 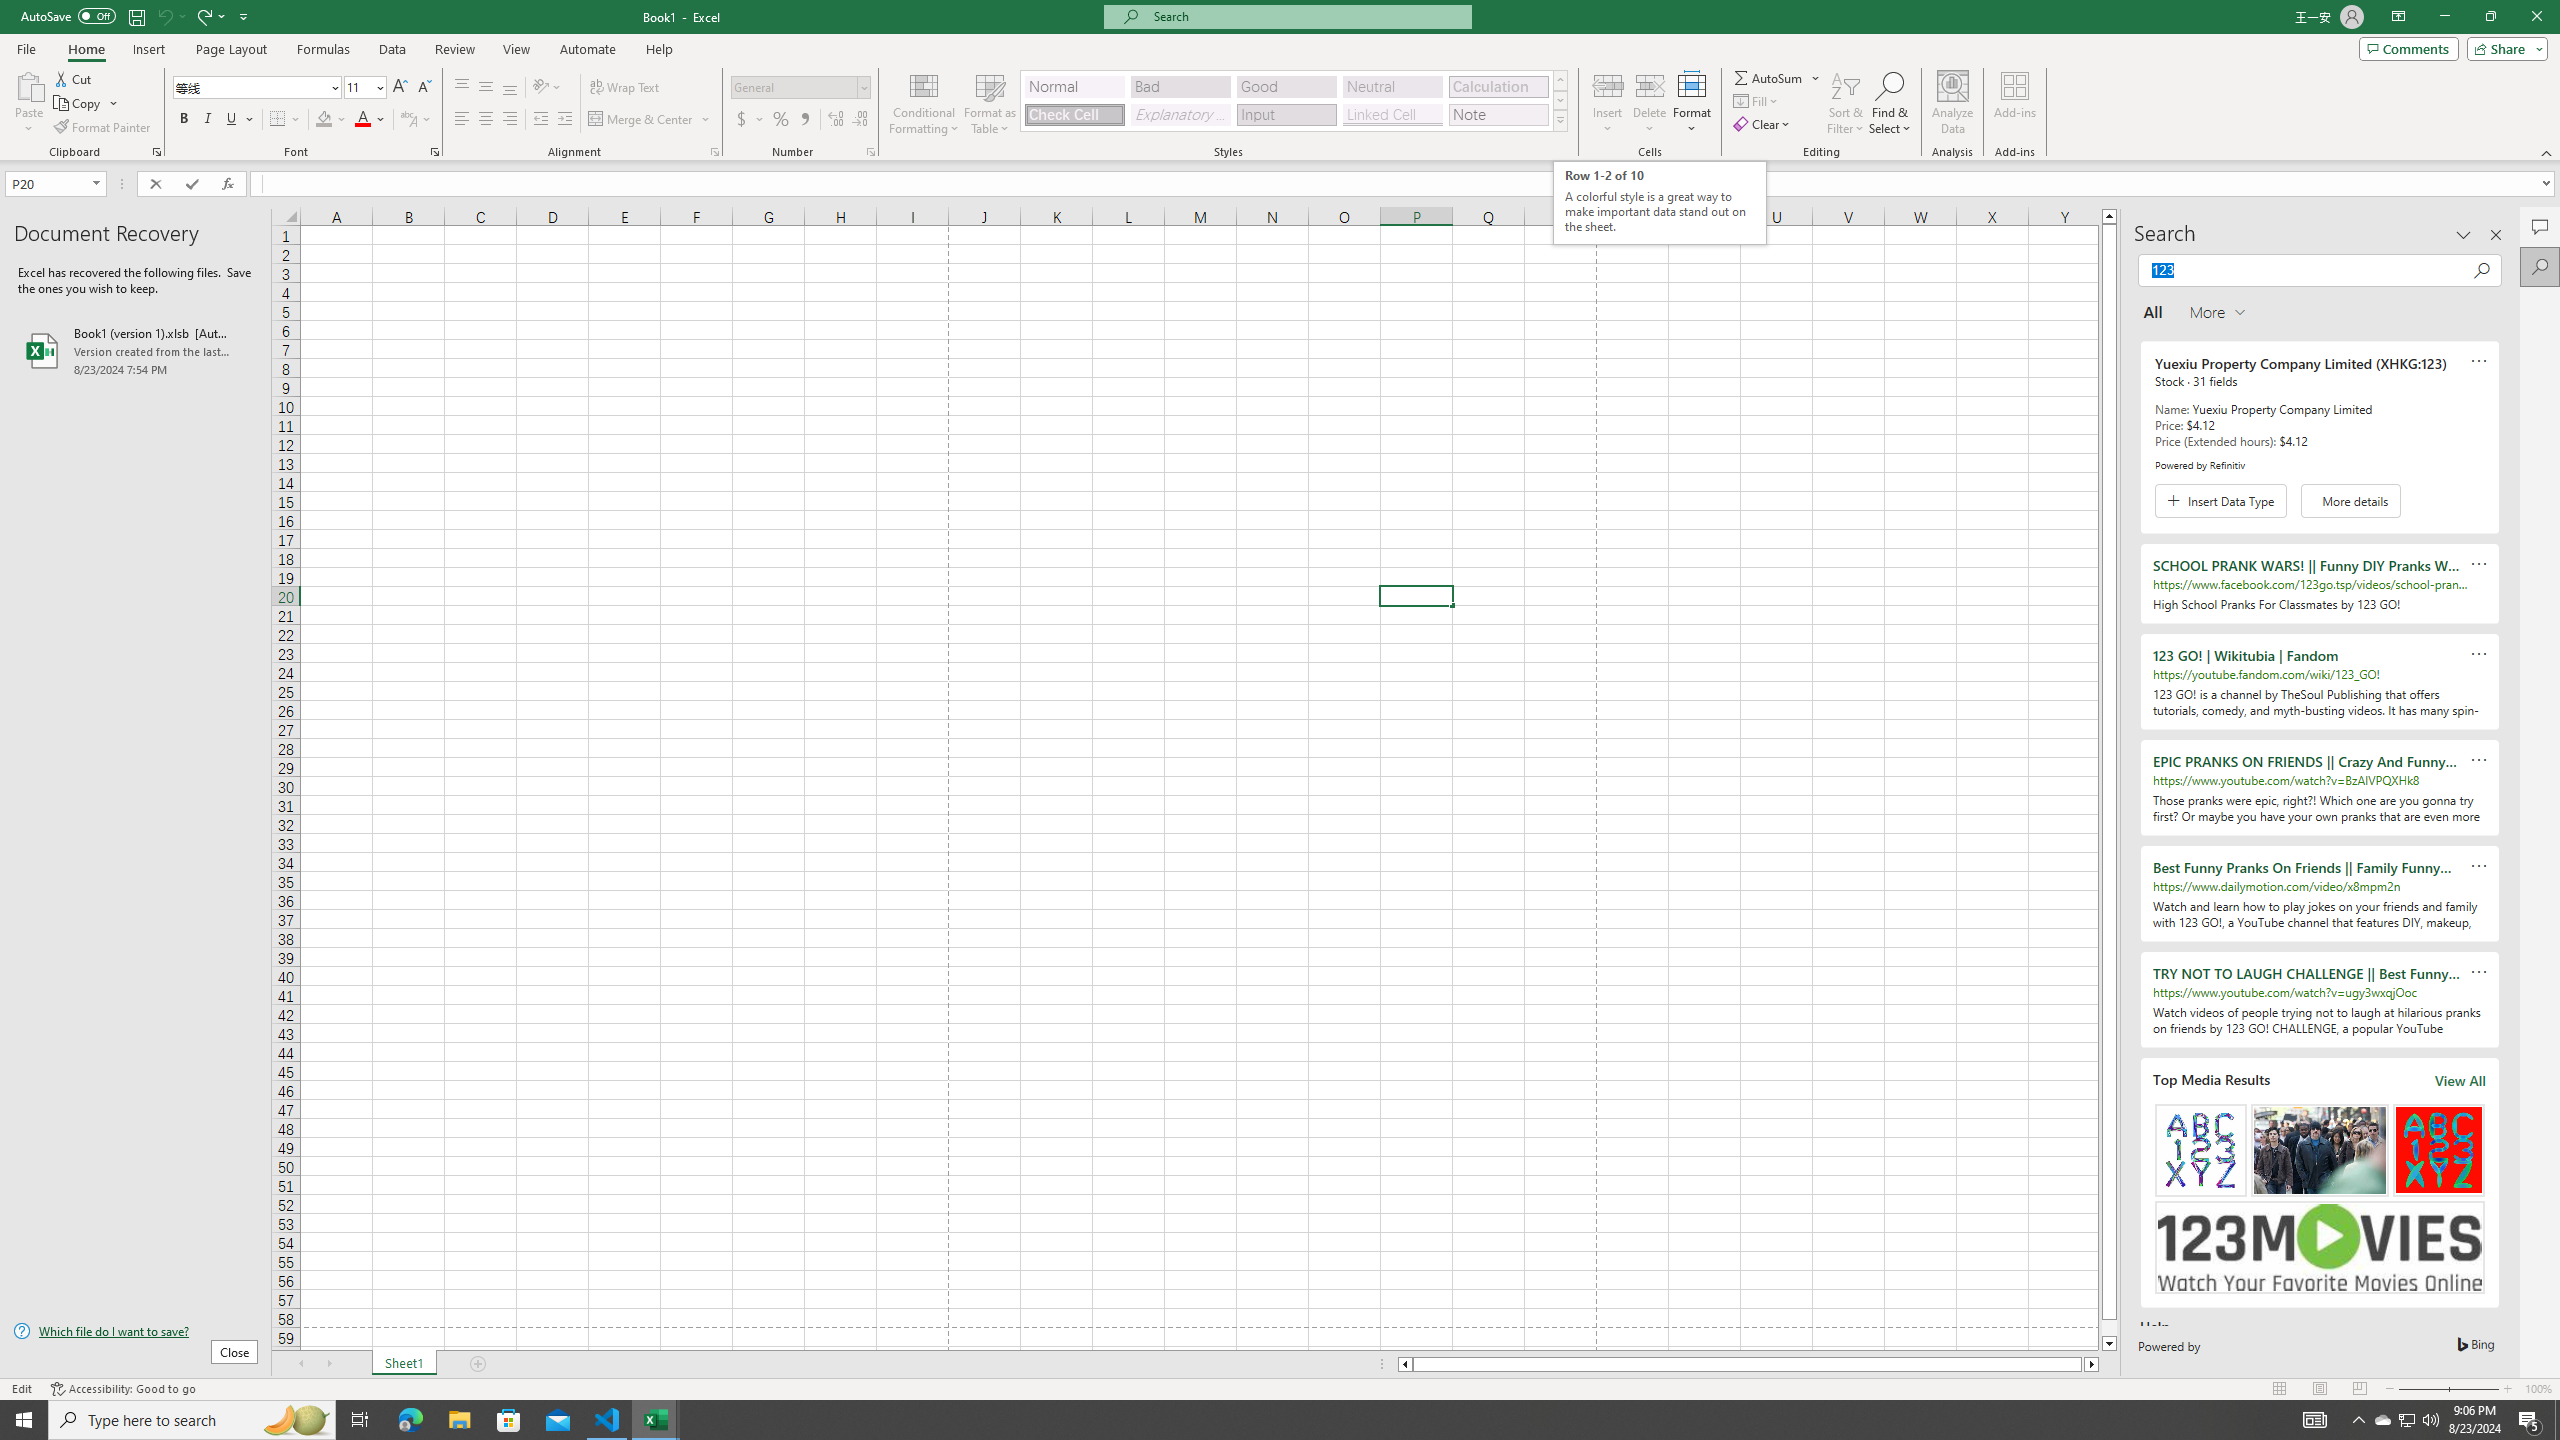 I want to click on 'Bad', so click(x=1181, y=87).